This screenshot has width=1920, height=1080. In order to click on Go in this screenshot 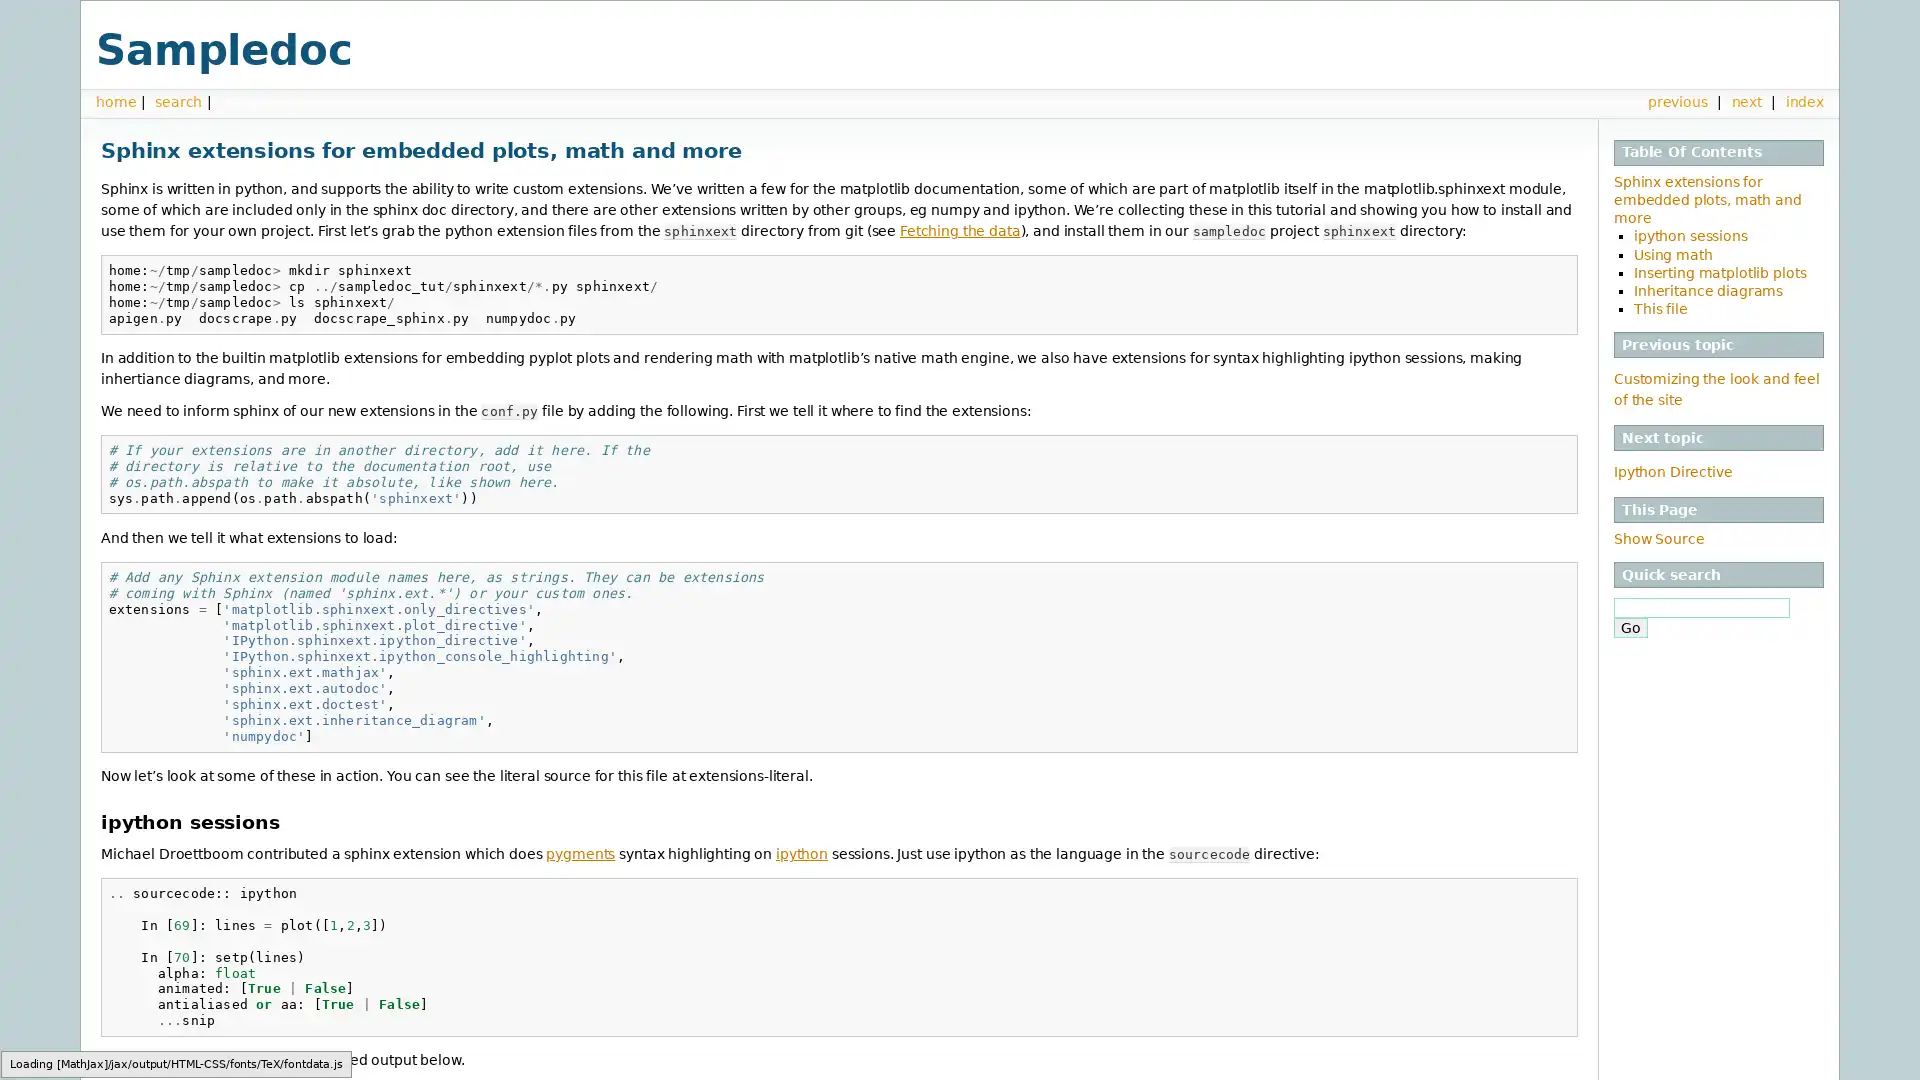, I will do `click(1631, 626)`.